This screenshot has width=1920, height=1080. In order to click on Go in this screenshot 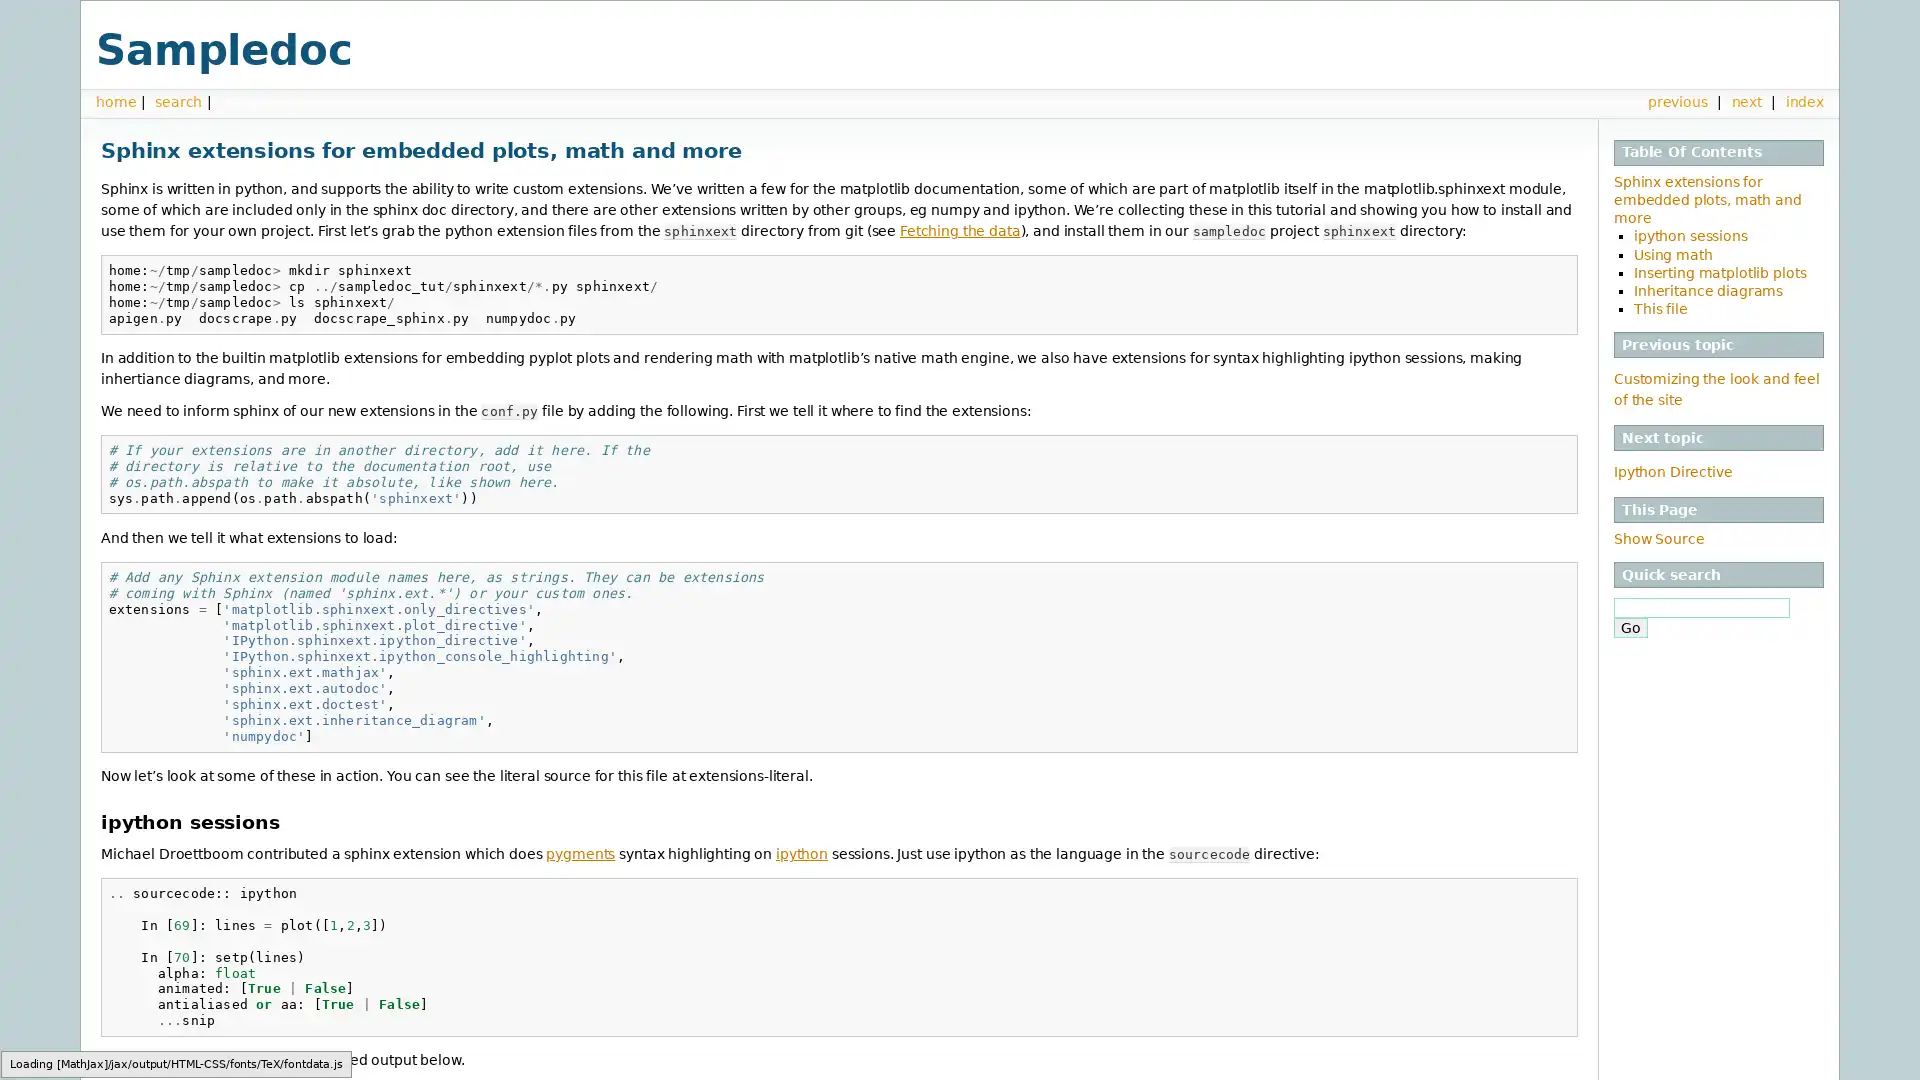, I will do `click(1631, 626)`.